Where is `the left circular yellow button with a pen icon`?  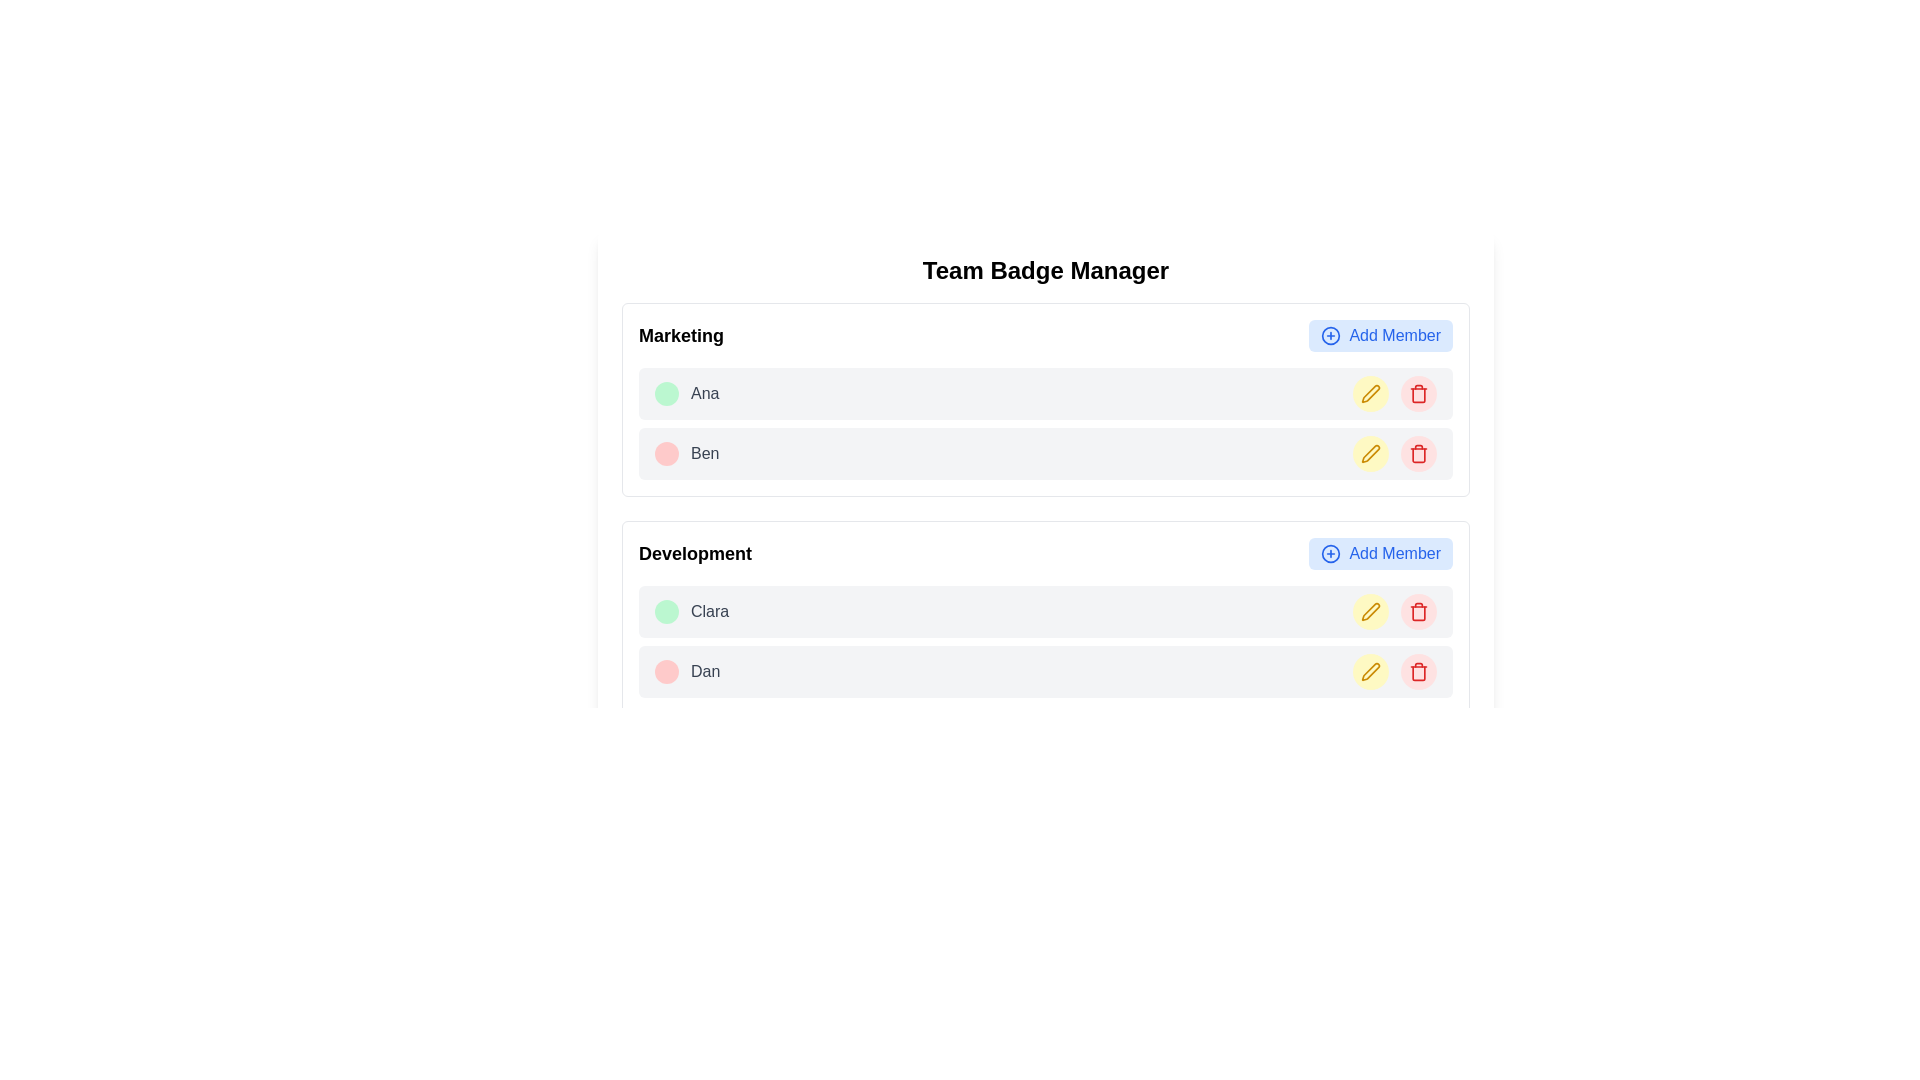 the left circular yellow button with a pen icon is located at coordinates (1394, 393).